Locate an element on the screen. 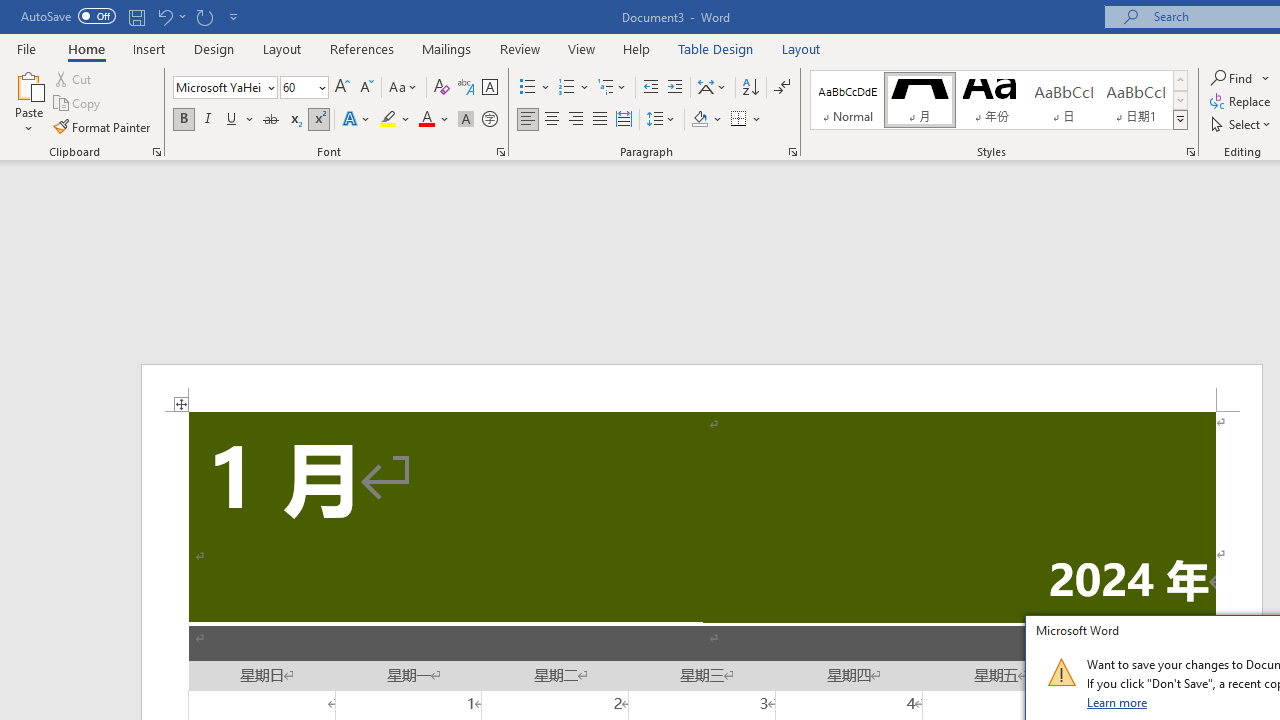 The width and height of the screenshot is (1280, 720). 'Center' is located at coordinates (552, 119).